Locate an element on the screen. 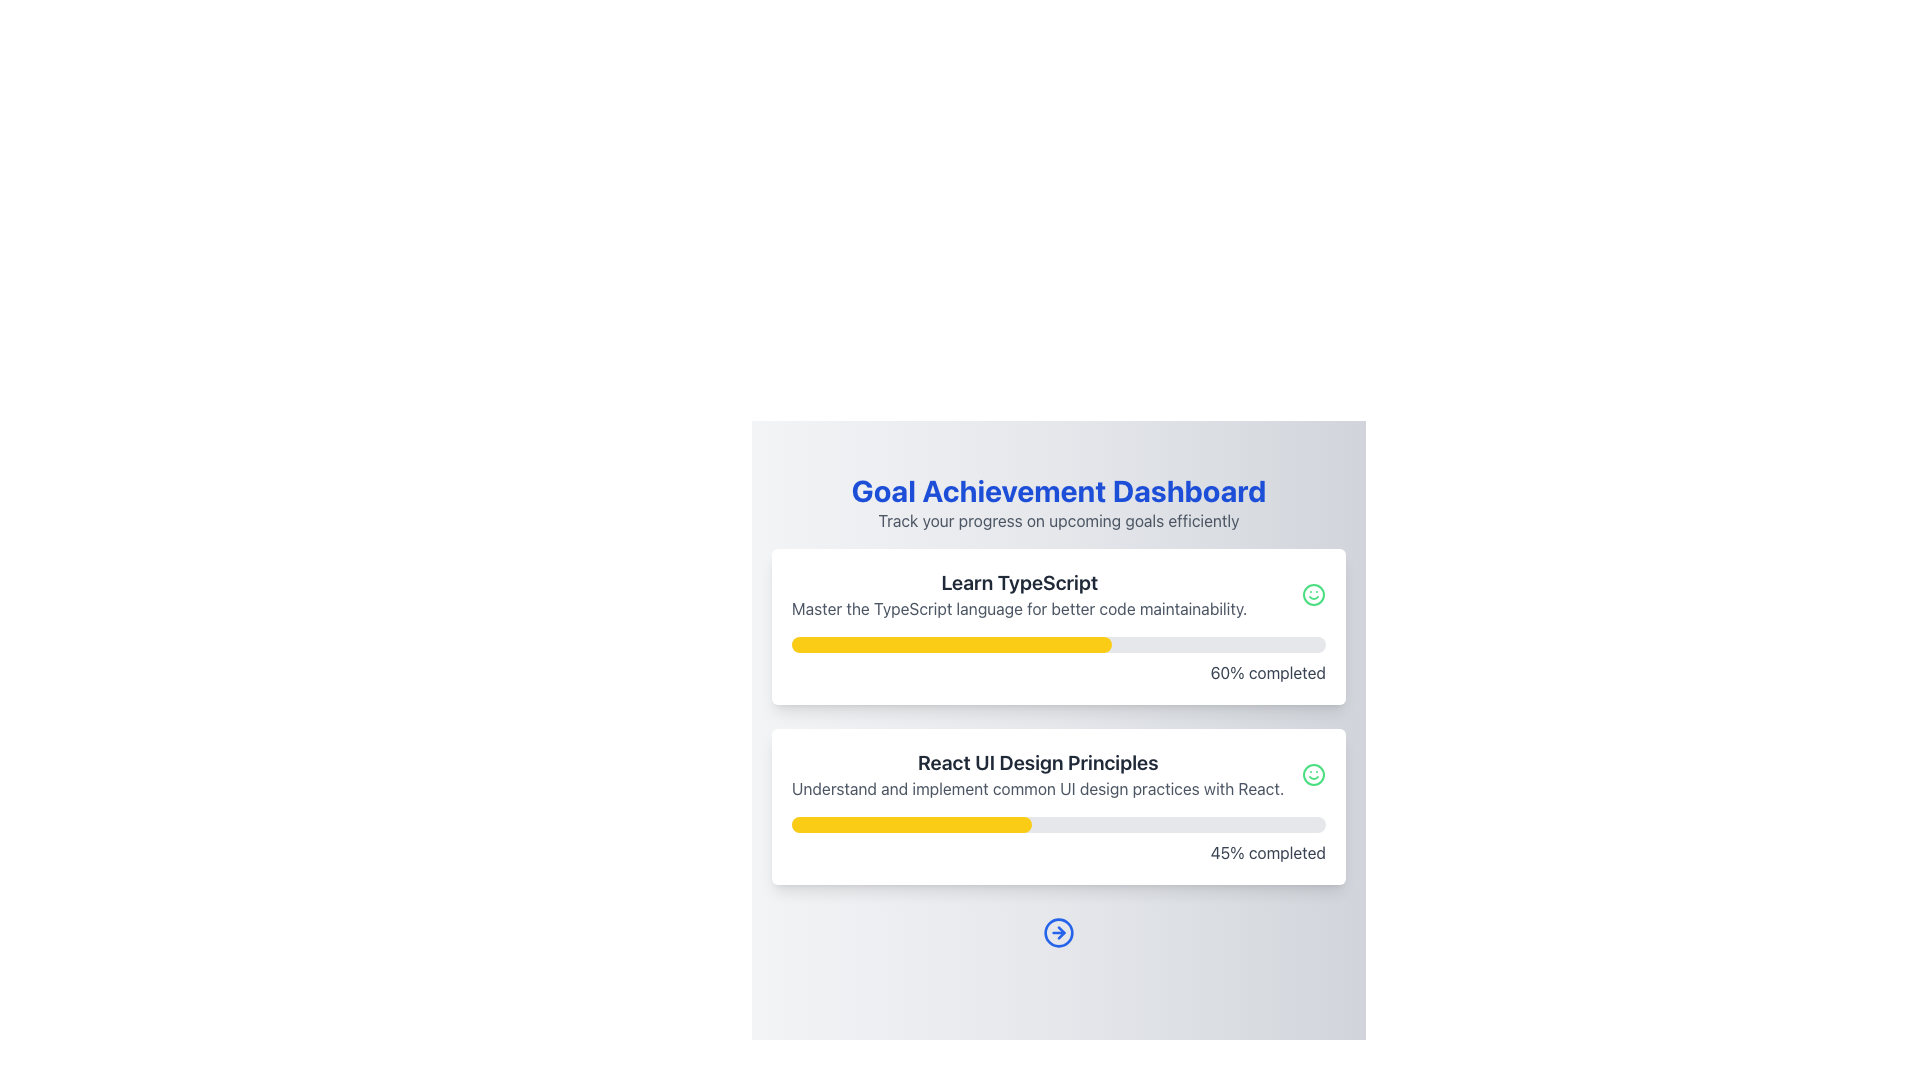 Image resolution: width=1920 pixels, height=1080 pixels. the Progress Bar with a yellow background located in the 'Learn TypeScript' section of the Goal Achievement Dashboard is located at coordinates (951, 644).